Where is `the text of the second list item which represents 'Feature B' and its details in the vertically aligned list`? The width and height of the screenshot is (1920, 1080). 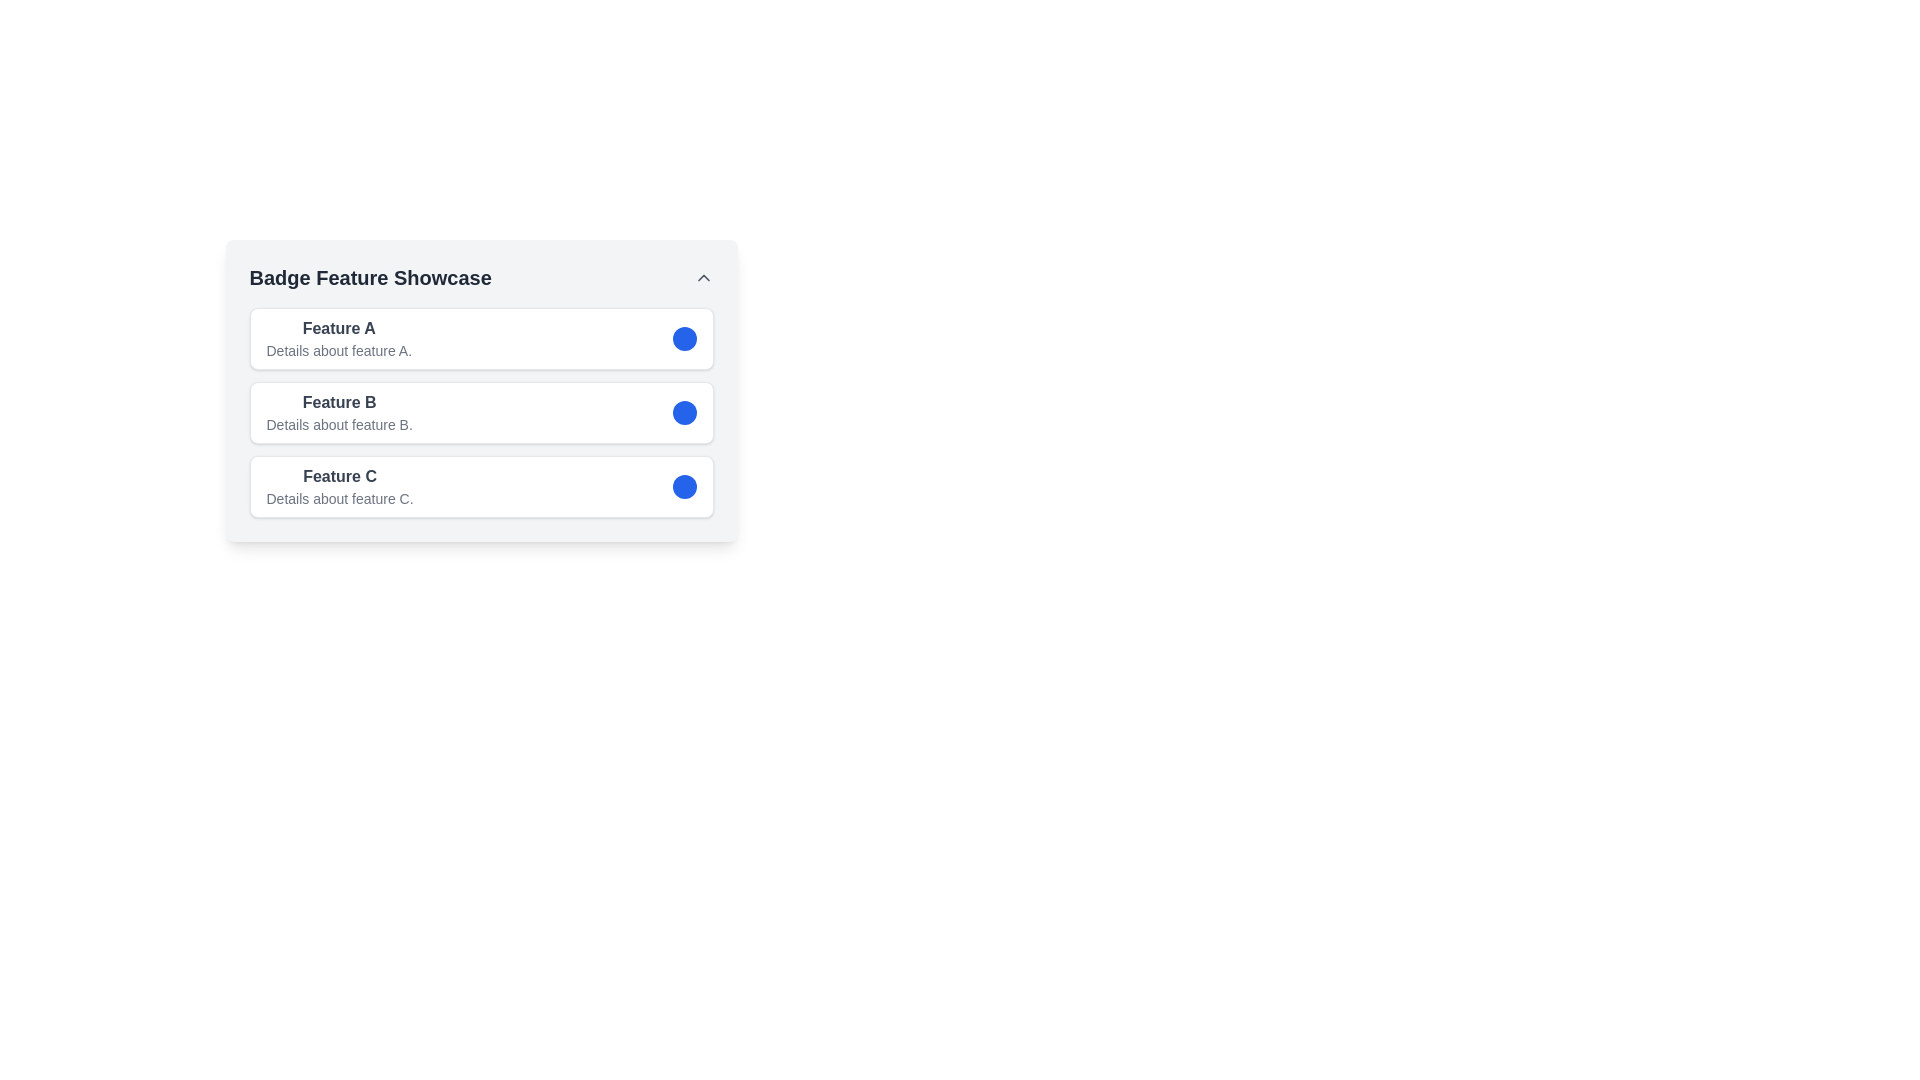
the text of the second list item which represents 'Feature B' and its details in the vertically aligned list is located at coordinates (481, 411).